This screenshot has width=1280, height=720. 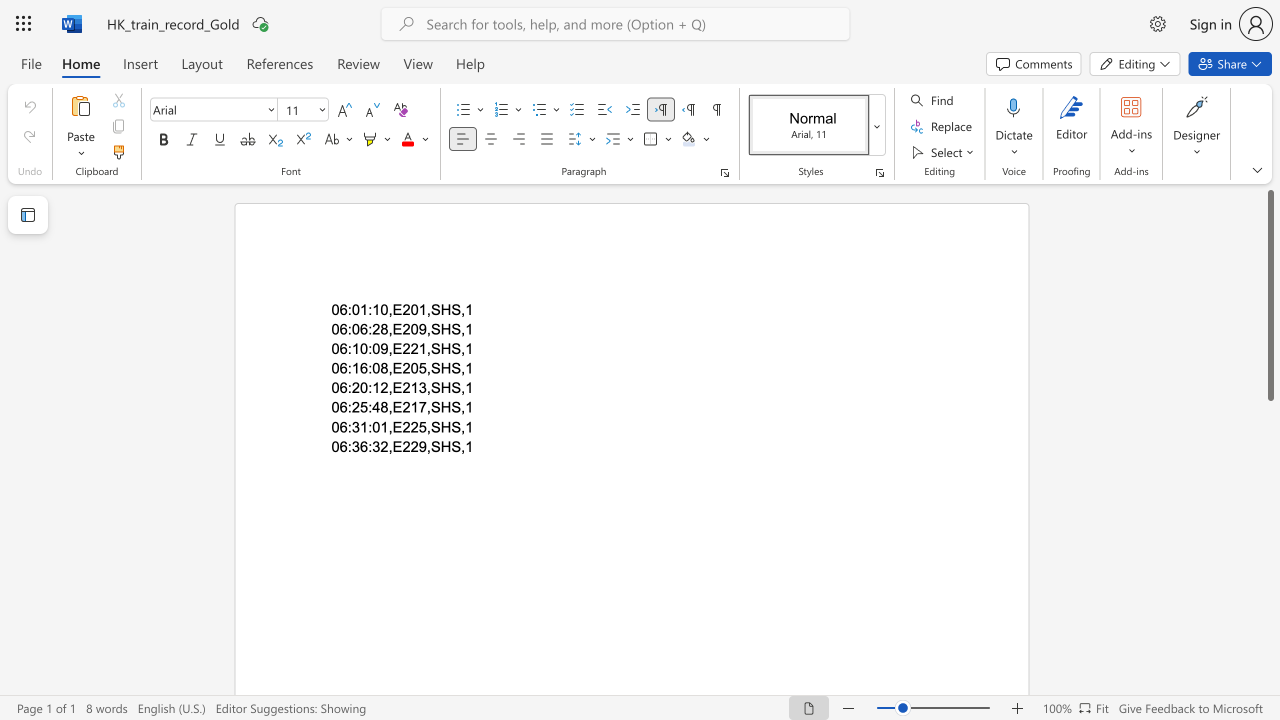 I want to click on the scrollbar on the right, so click(x=1269, y=660).